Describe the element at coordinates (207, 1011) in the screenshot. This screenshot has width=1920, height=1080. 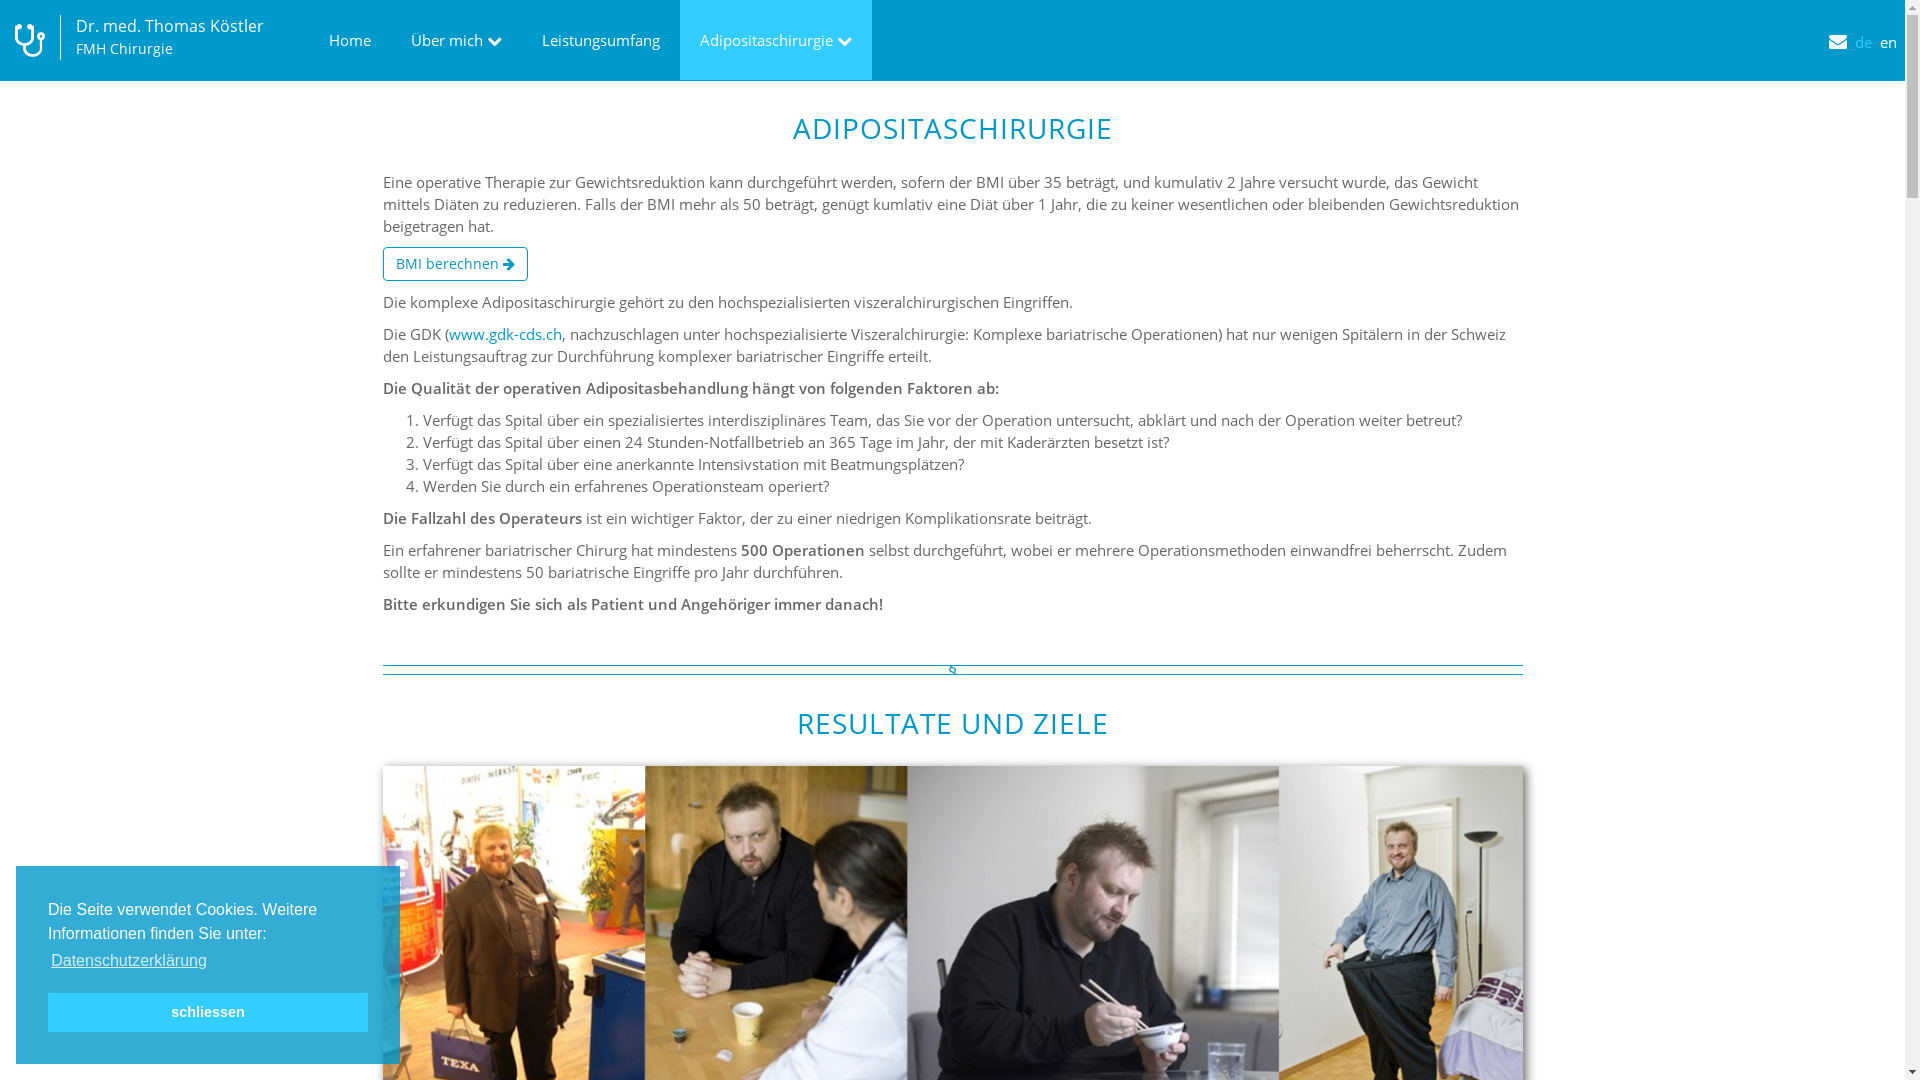
I see `'schliessen'` at that location.